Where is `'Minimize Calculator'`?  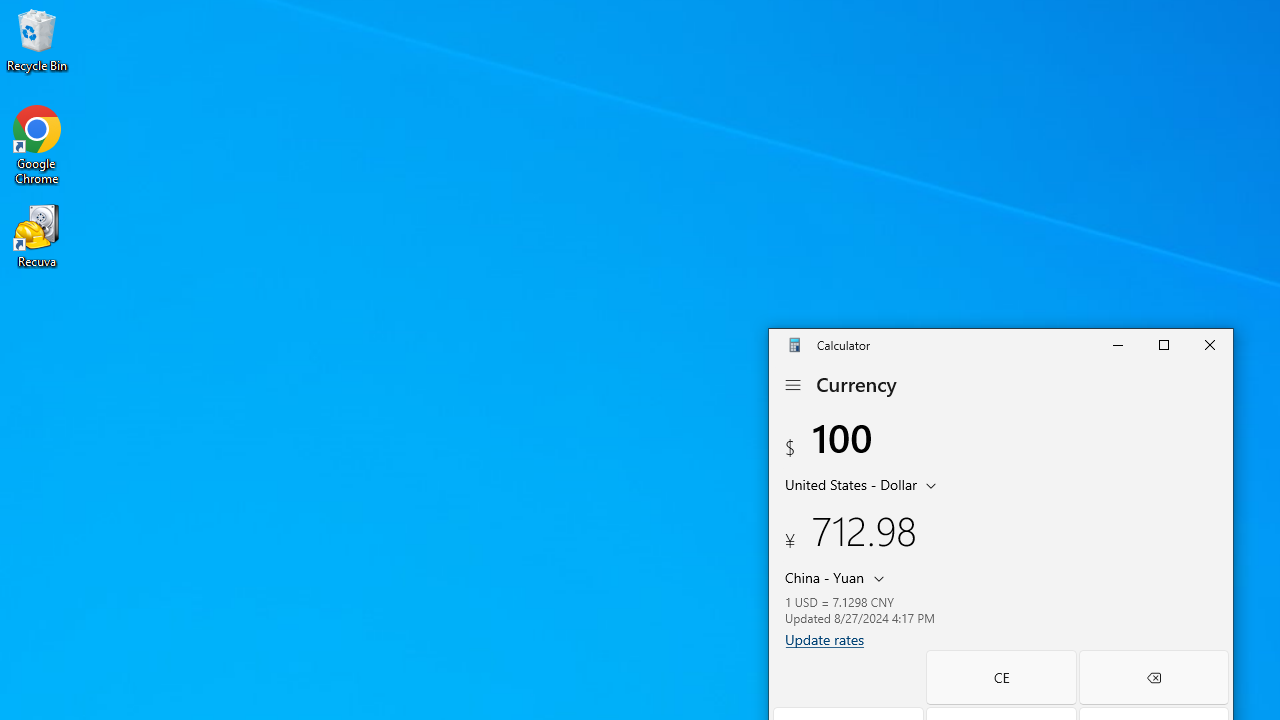 'Minimize Calculator' is located at coordinates (1116, 343).